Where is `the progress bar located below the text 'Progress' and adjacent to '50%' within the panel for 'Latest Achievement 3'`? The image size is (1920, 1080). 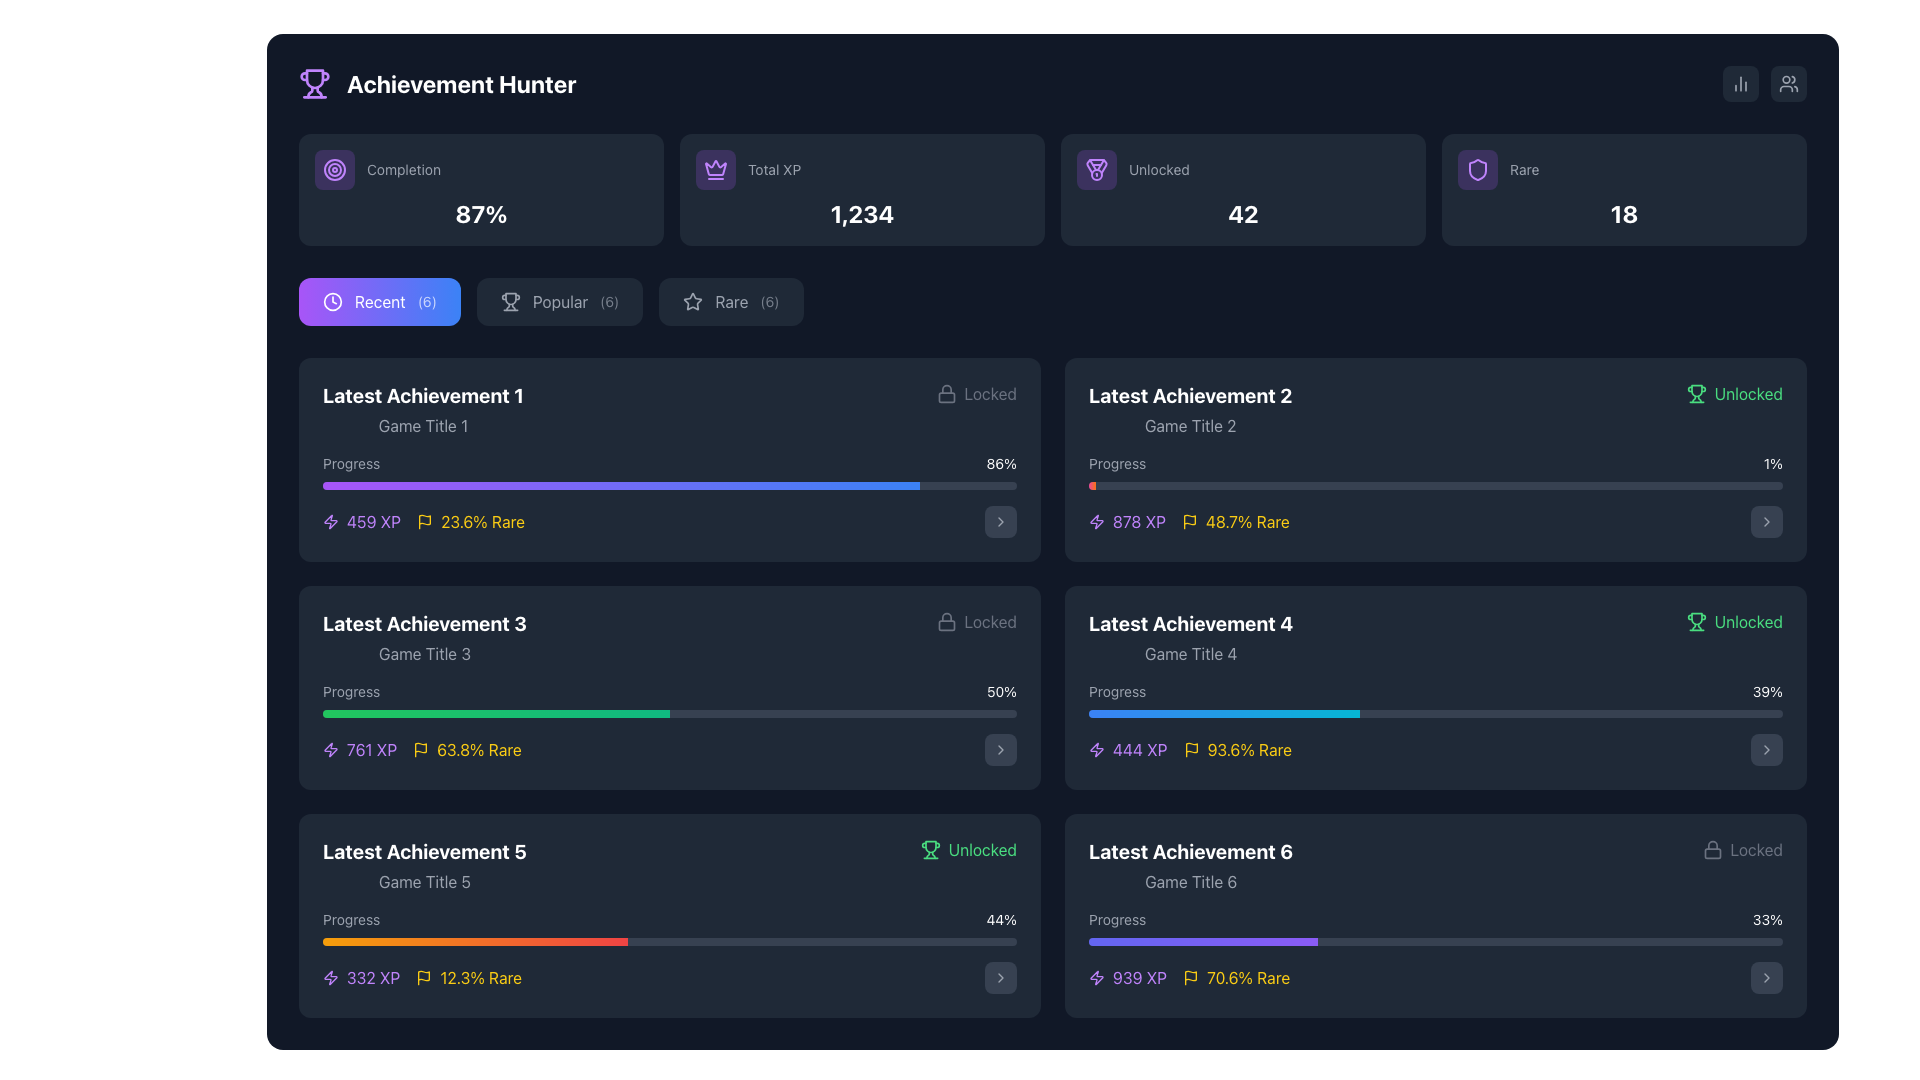 the progress bar located below the text 'Progress' and adjacent to '50%' within the panel for 'Latest Achievement 3' is located at coordinates (670, 712).